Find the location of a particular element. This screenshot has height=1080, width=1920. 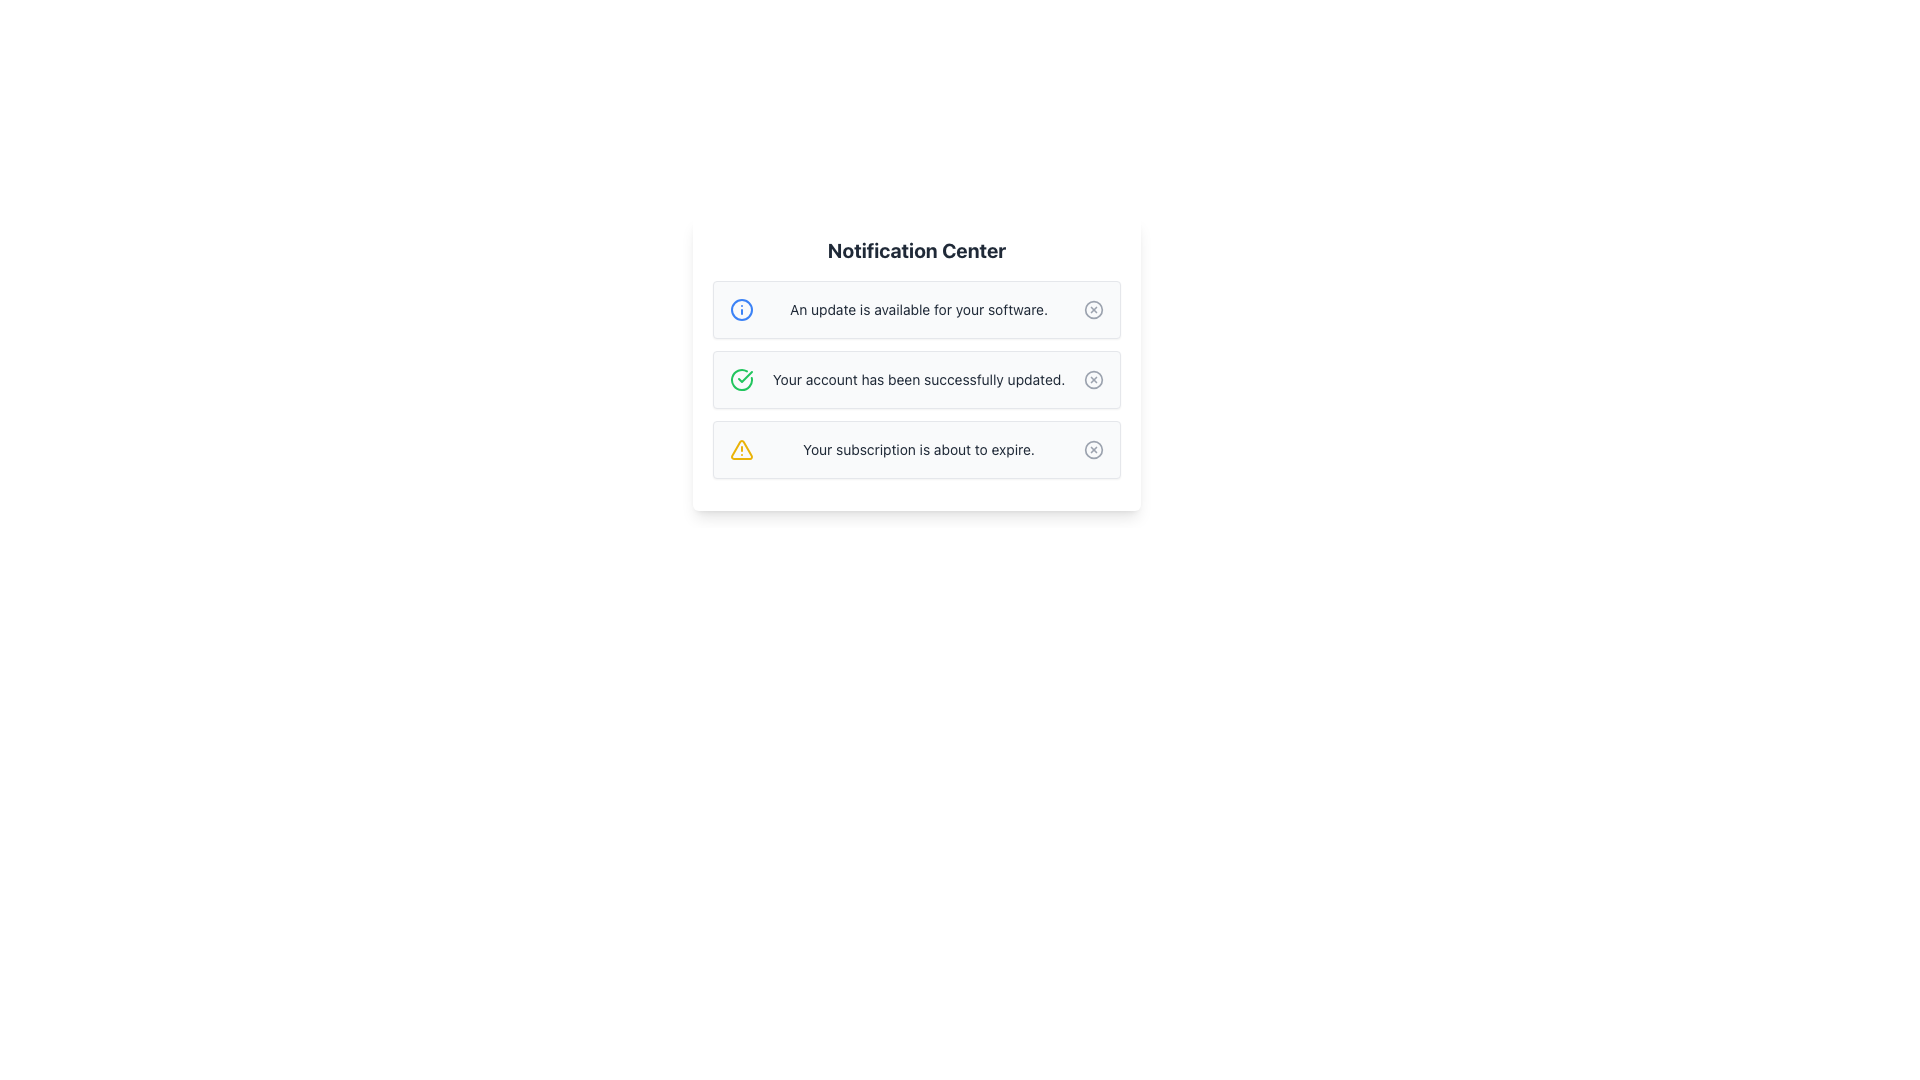

the checkmark icon within the notification item labeled 'Your account has been successfully updated.', which is centrally located inside a green circular icon and is the second notification item from the top in the notification center UI is located at coordinates (744, 377).